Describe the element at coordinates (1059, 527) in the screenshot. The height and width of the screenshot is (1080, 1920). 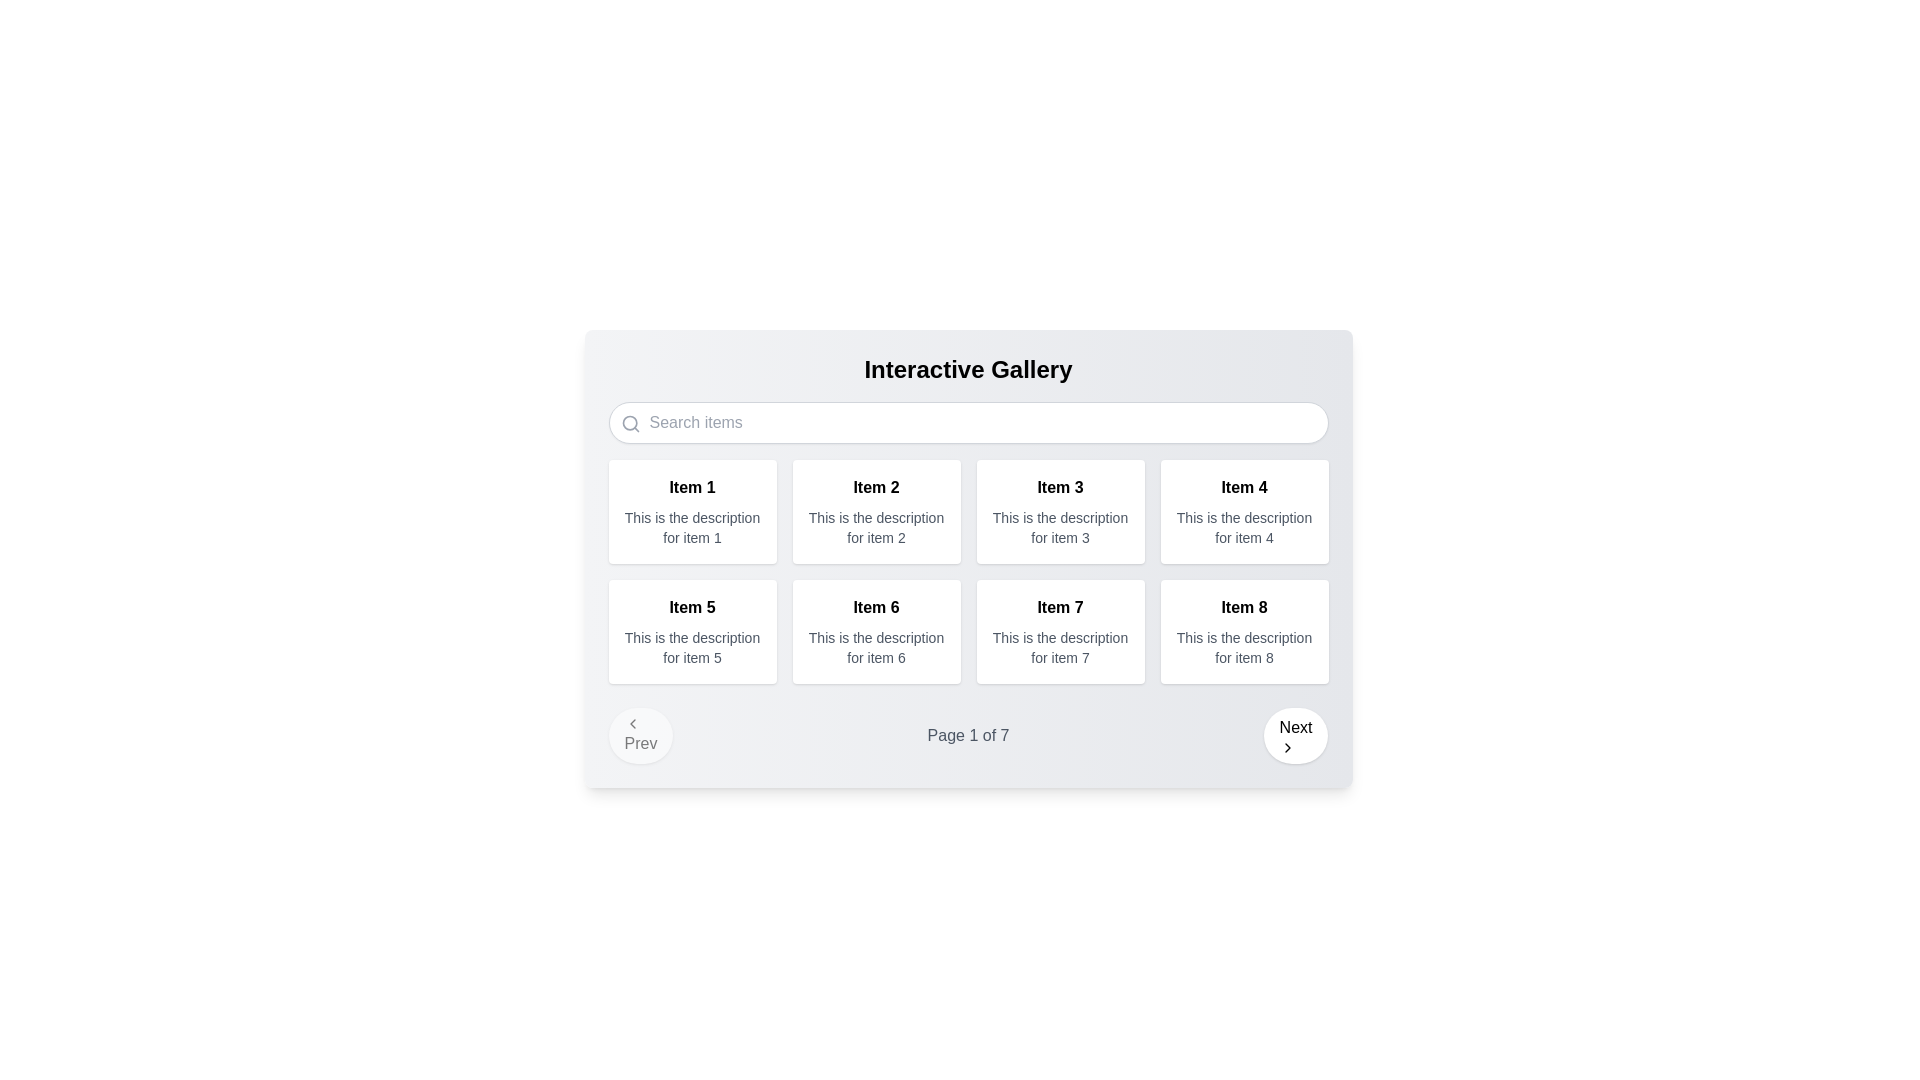
I see `informational text label that states 'This is the description for item 3,' which is located below the title 'Item 3' in the gallery interface` at that location.